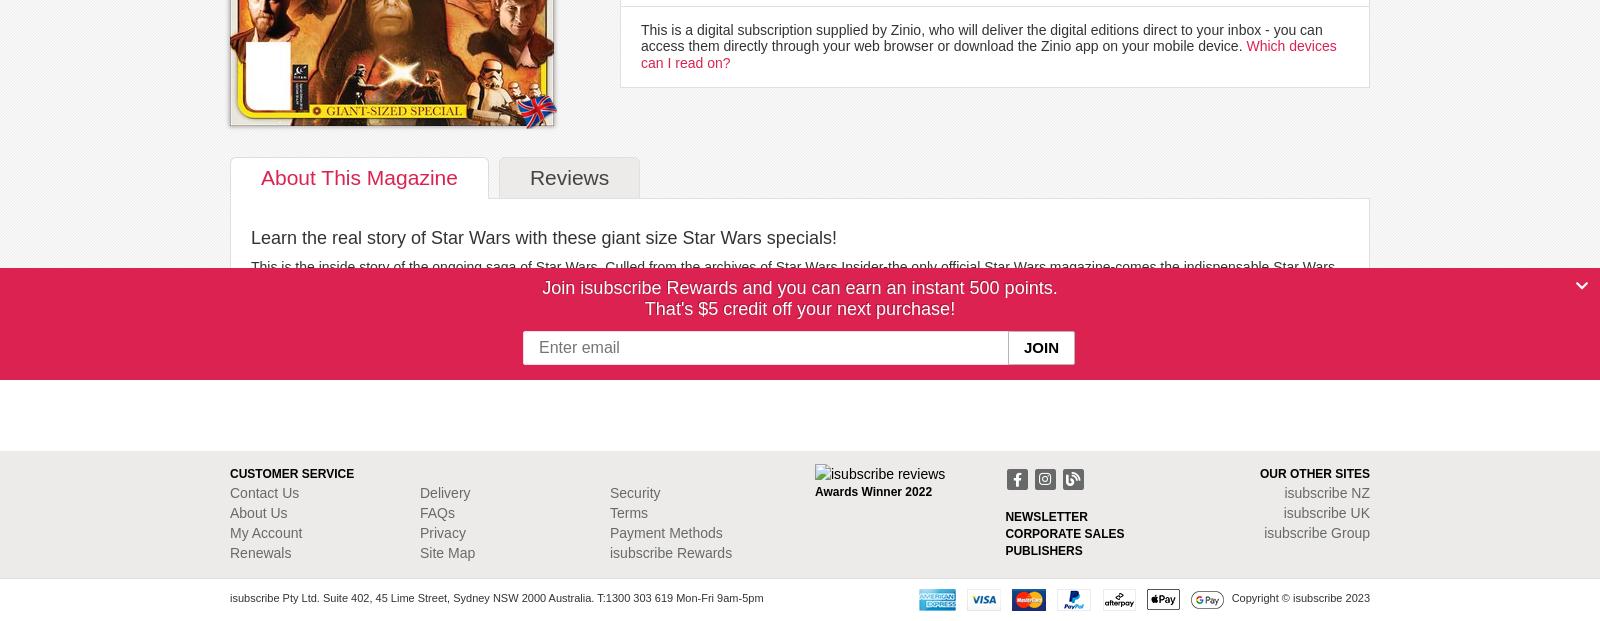  Describe the element at coordinates (609, 531) in the screenshot. I see `'Payment Methods'` at that location.